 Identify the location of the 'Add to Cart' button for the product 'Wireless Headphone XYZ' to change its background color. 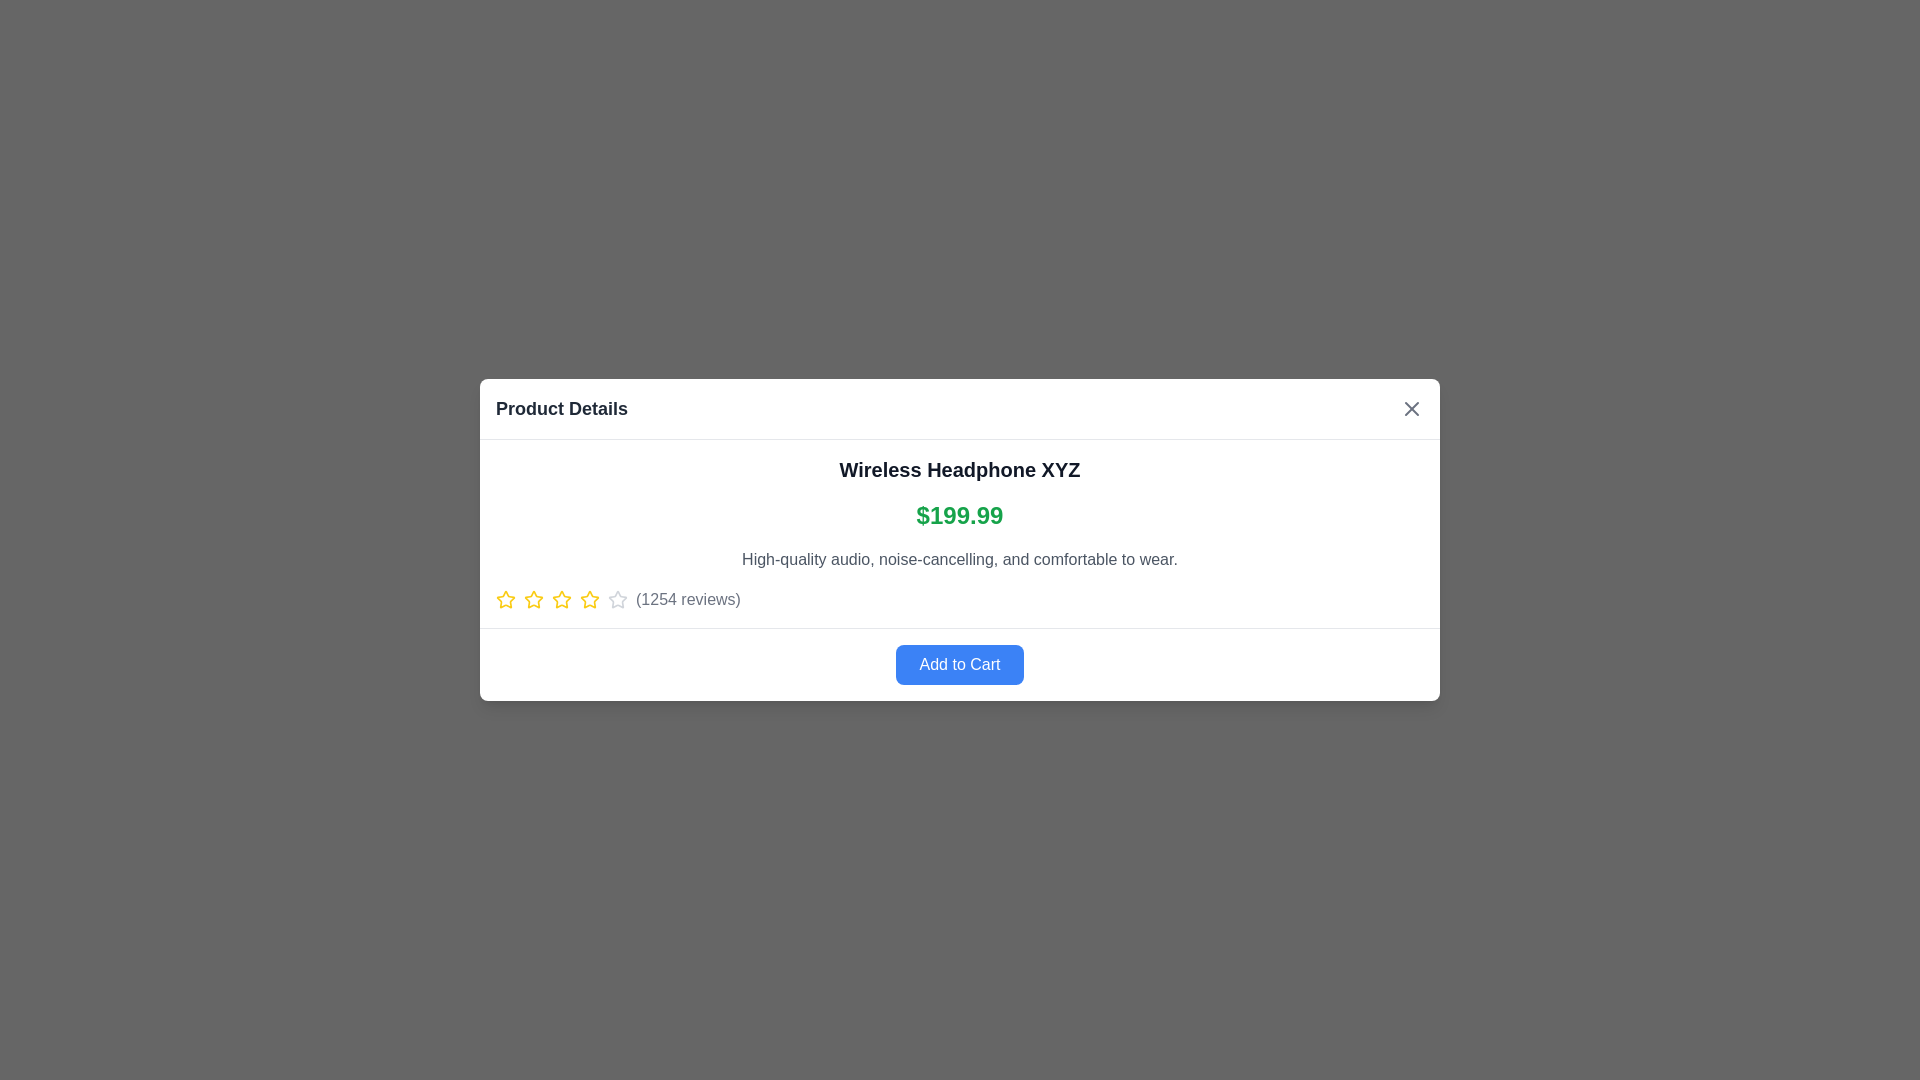
(960, 664).